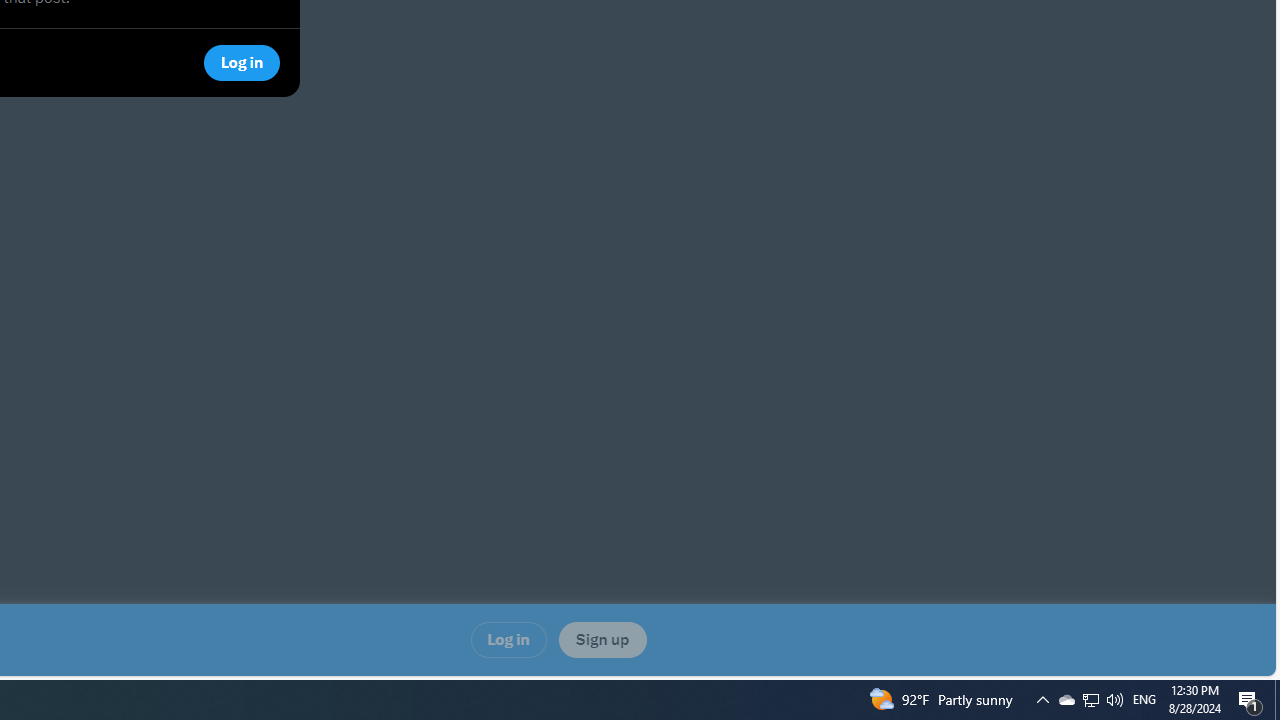 The height and width of the screenshot is (720, 1280). What do you see at coordinates (601, 640) in the screenshot?
I see `'Sign up'` at bounding box center [601, 640].